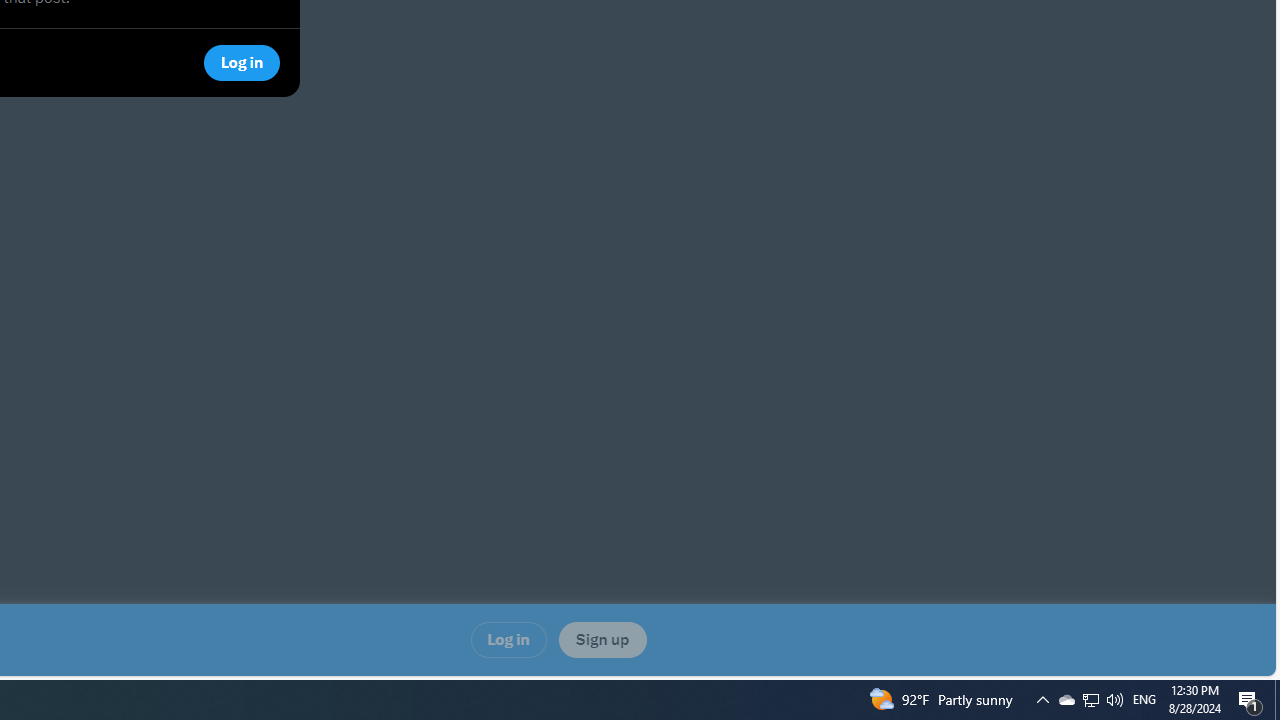 The height and width of the screenshot is (720, 1280). What do you see at coordinates (601, 640) in the screenshot?
I see `'Sign up'` at bounding box center [601, 640].